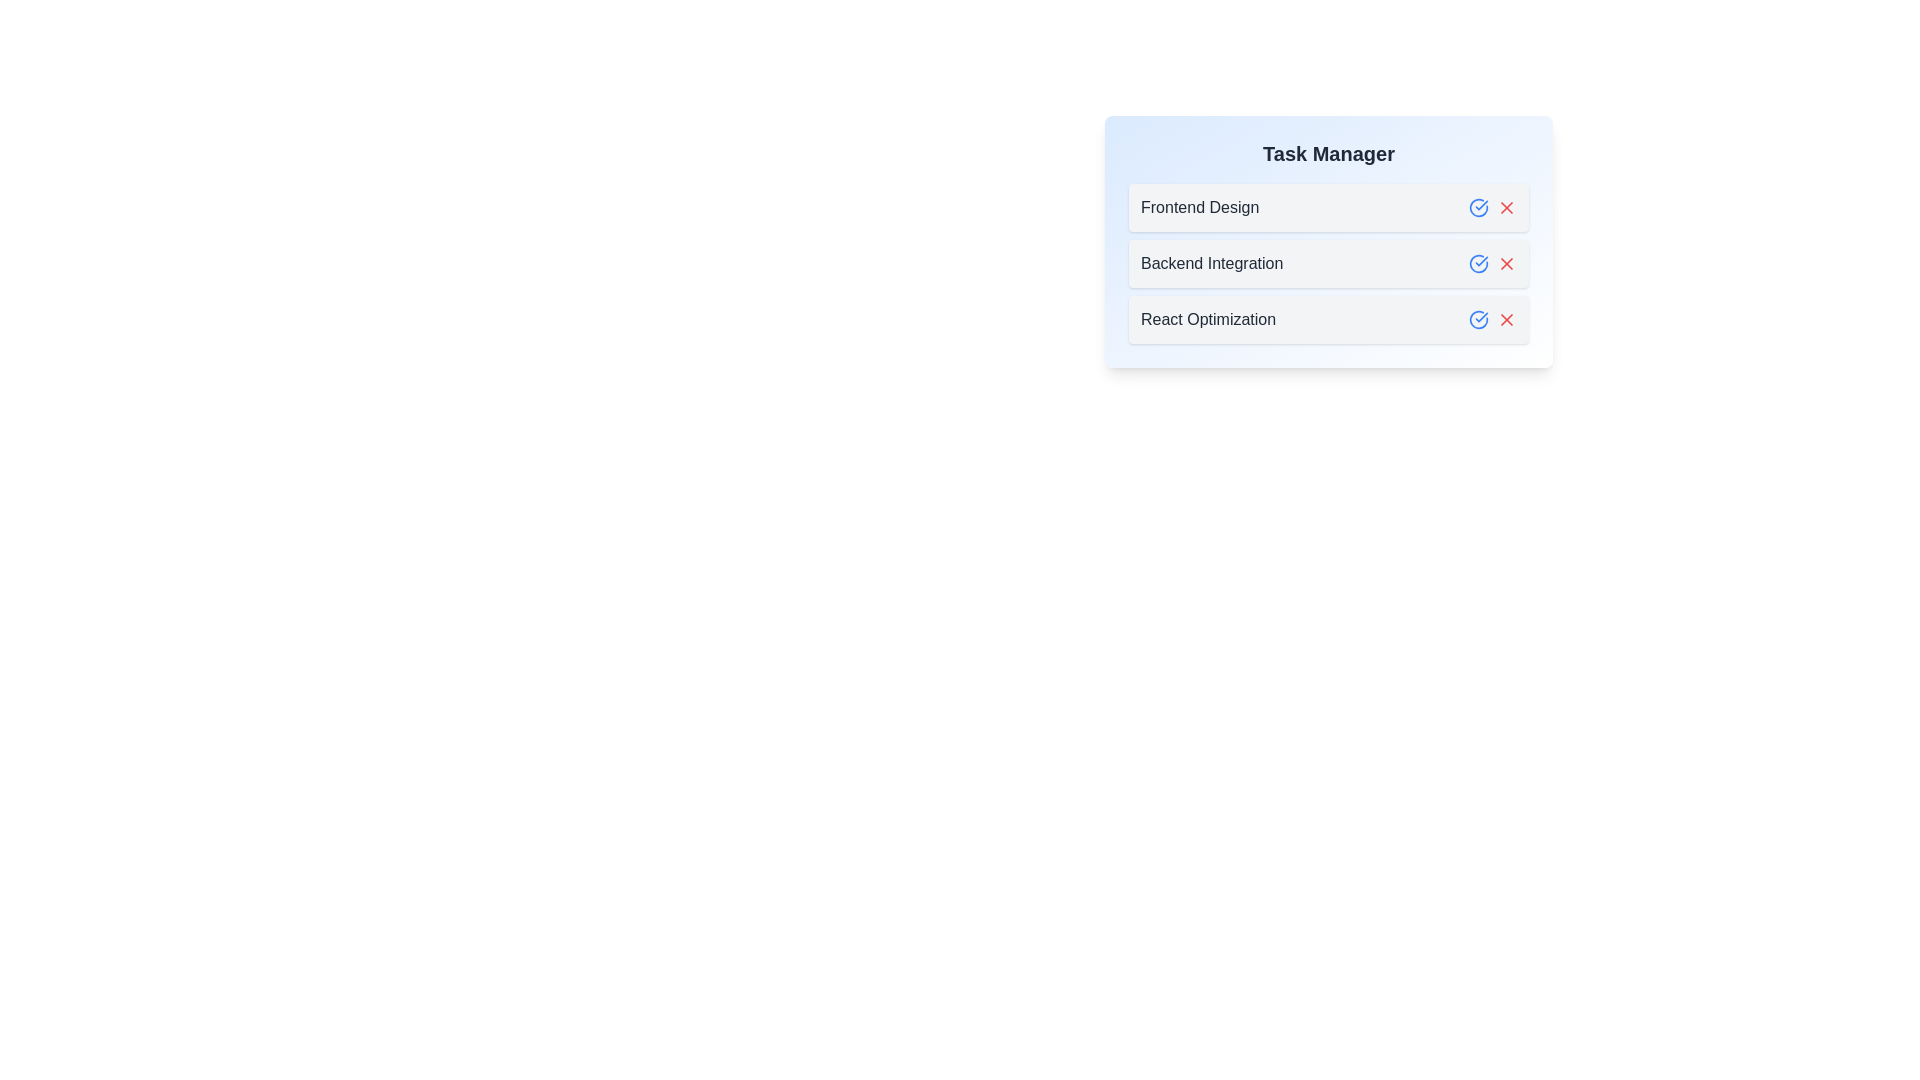 The width and height of the screenshot is (1920, 1080). Describe the element at coordinates (1507, 262) in the screenshot. I see `the remove button for the task labeled 'Backend Integration'` at that location.